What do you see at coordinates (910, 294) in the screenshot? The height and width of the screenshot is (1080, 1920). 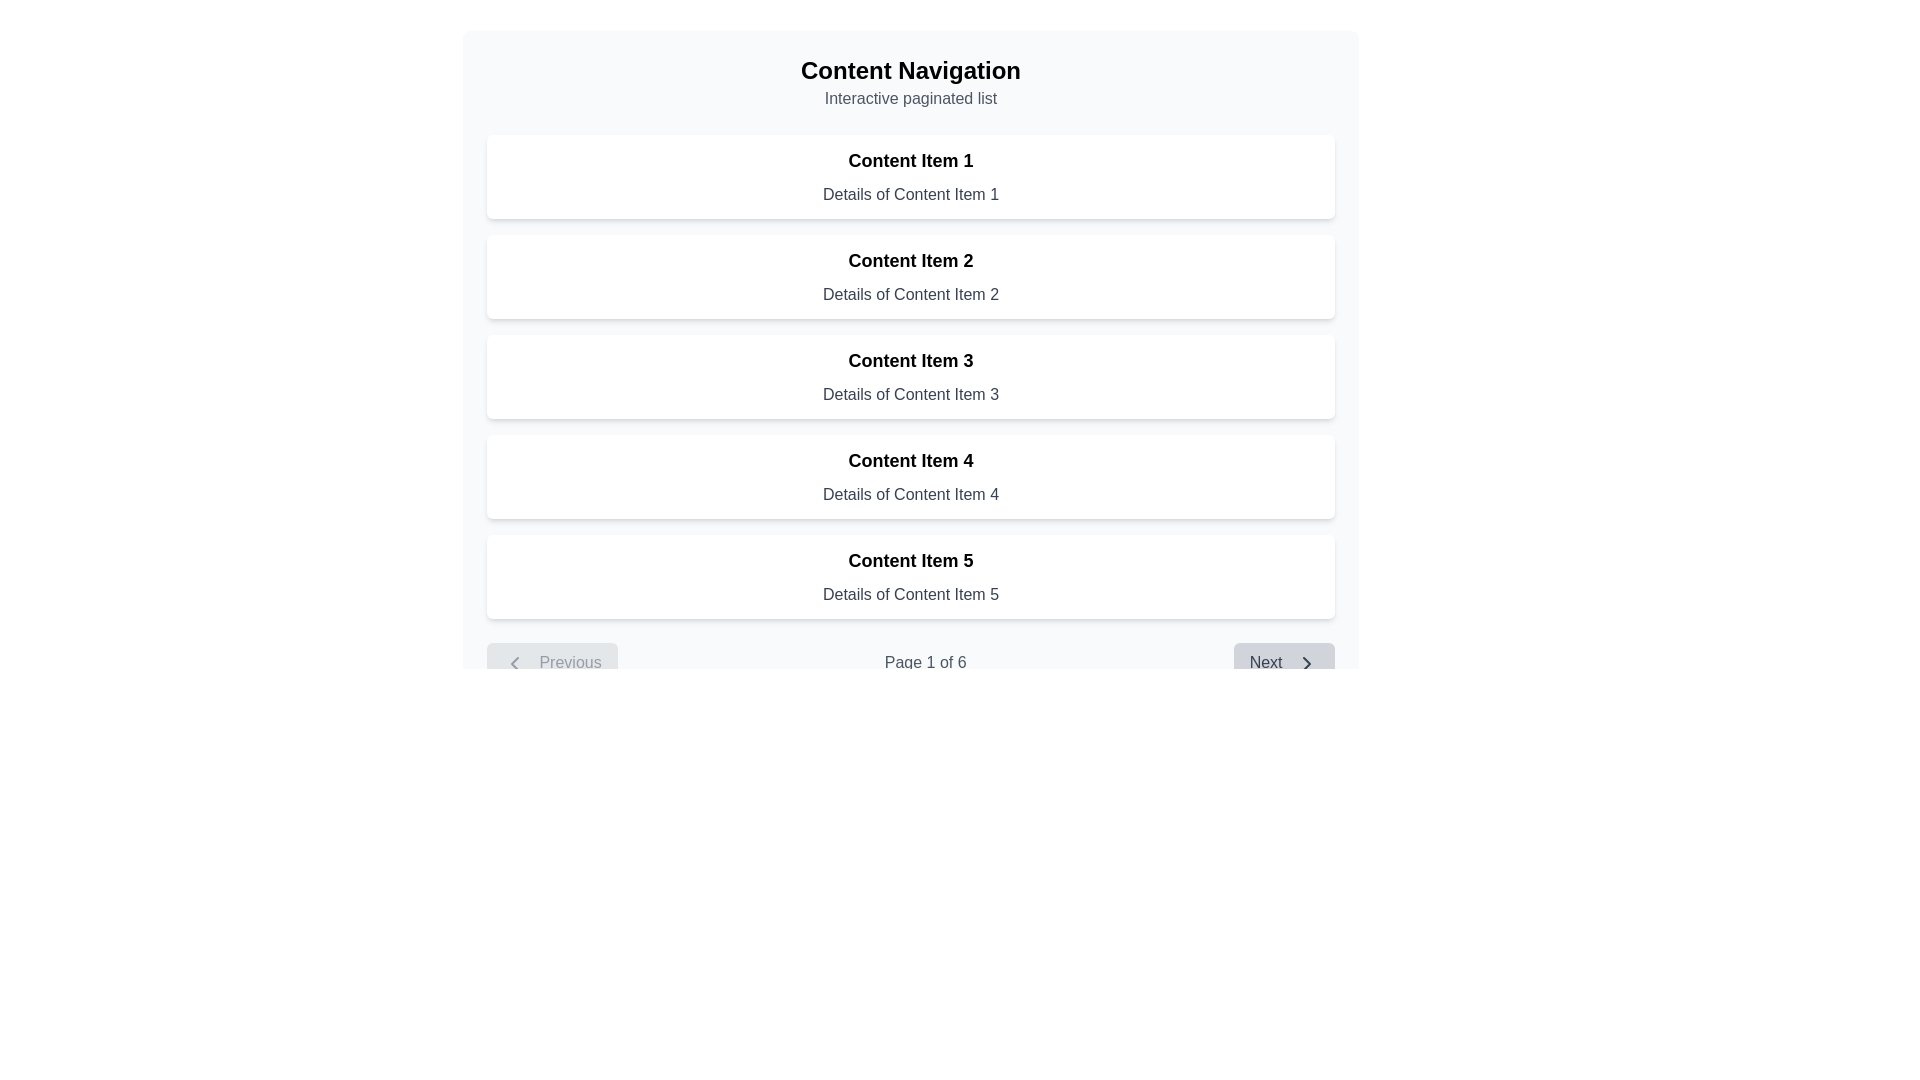 I see `the text label reading 'Details of Content Item 2' which is positioned below the bold header 'Content Item 2'` at bounding box center [910, 294].